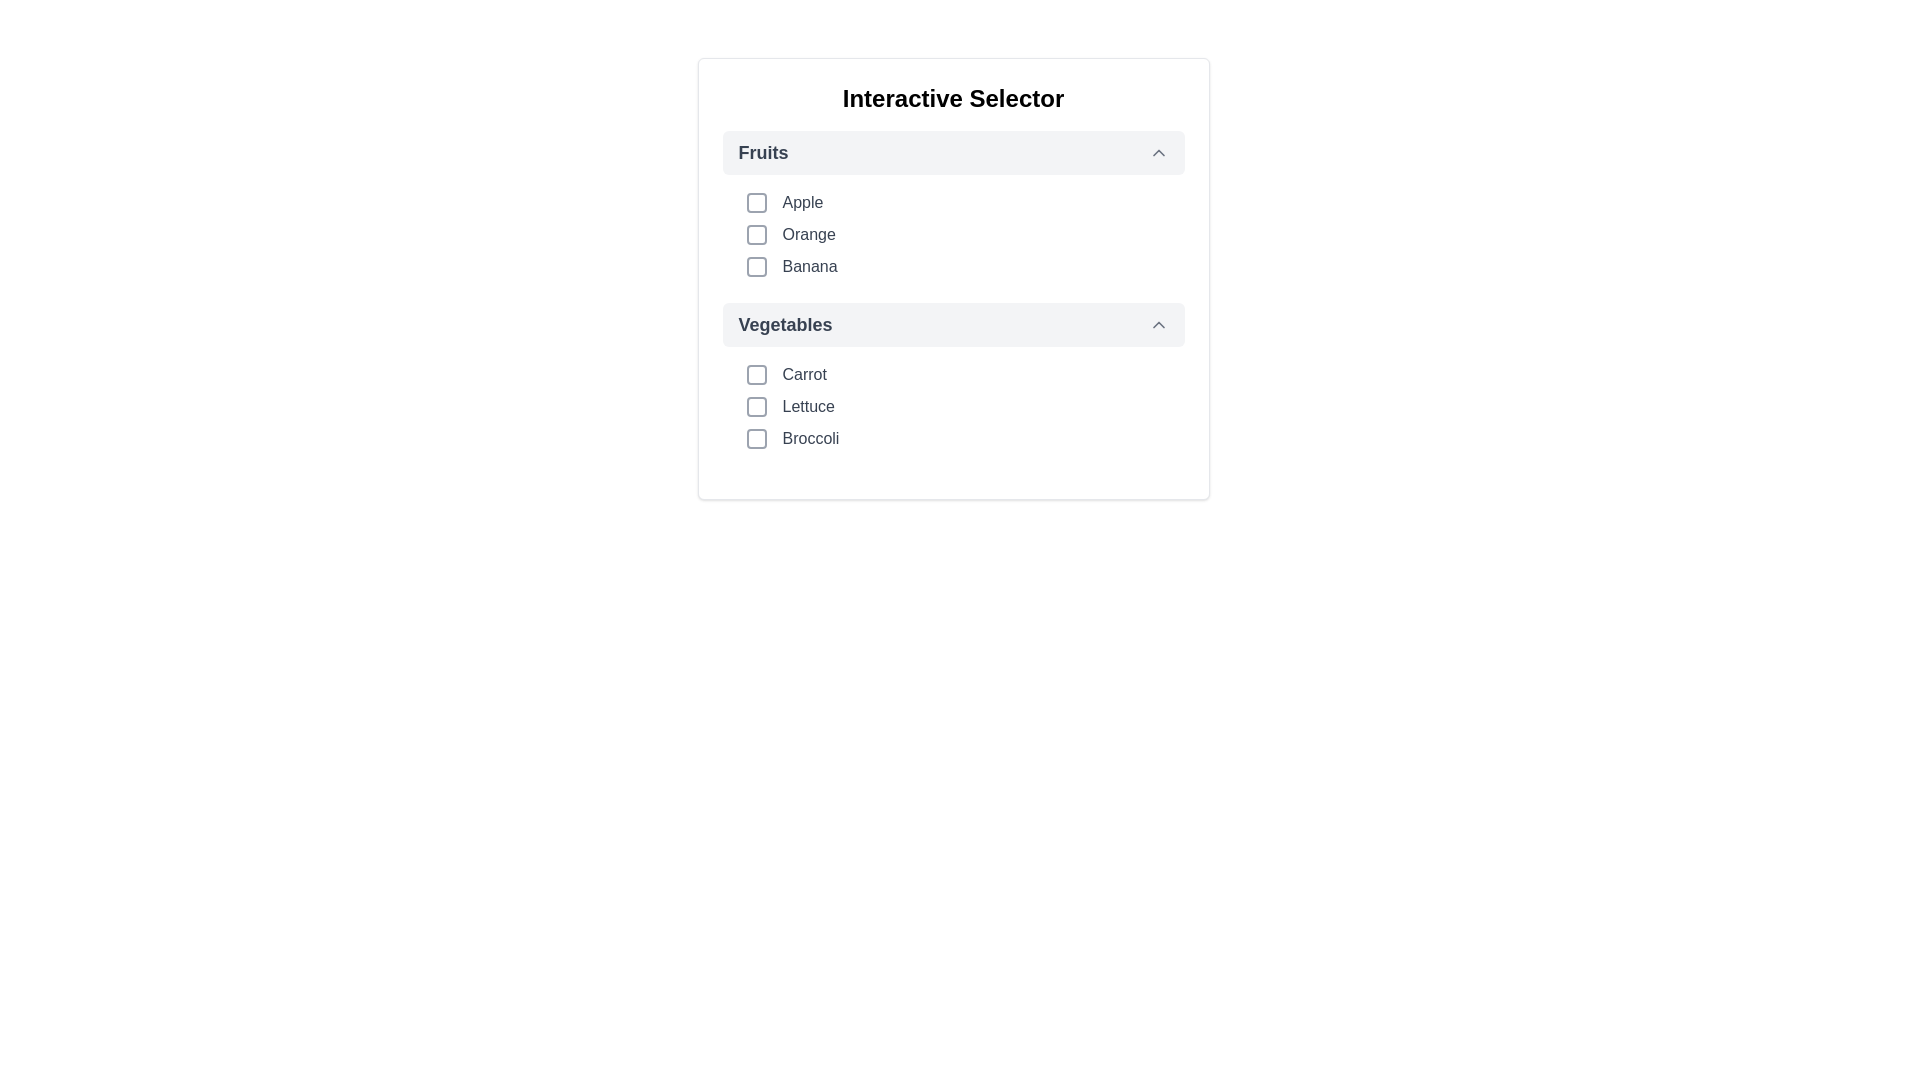 This screenshot has height=1080, width=1920. Describe the element at coordinates (755, 265) in the screenshot. I see `the checkbox for 'Banana' in the 'Fruits' category` at that location.